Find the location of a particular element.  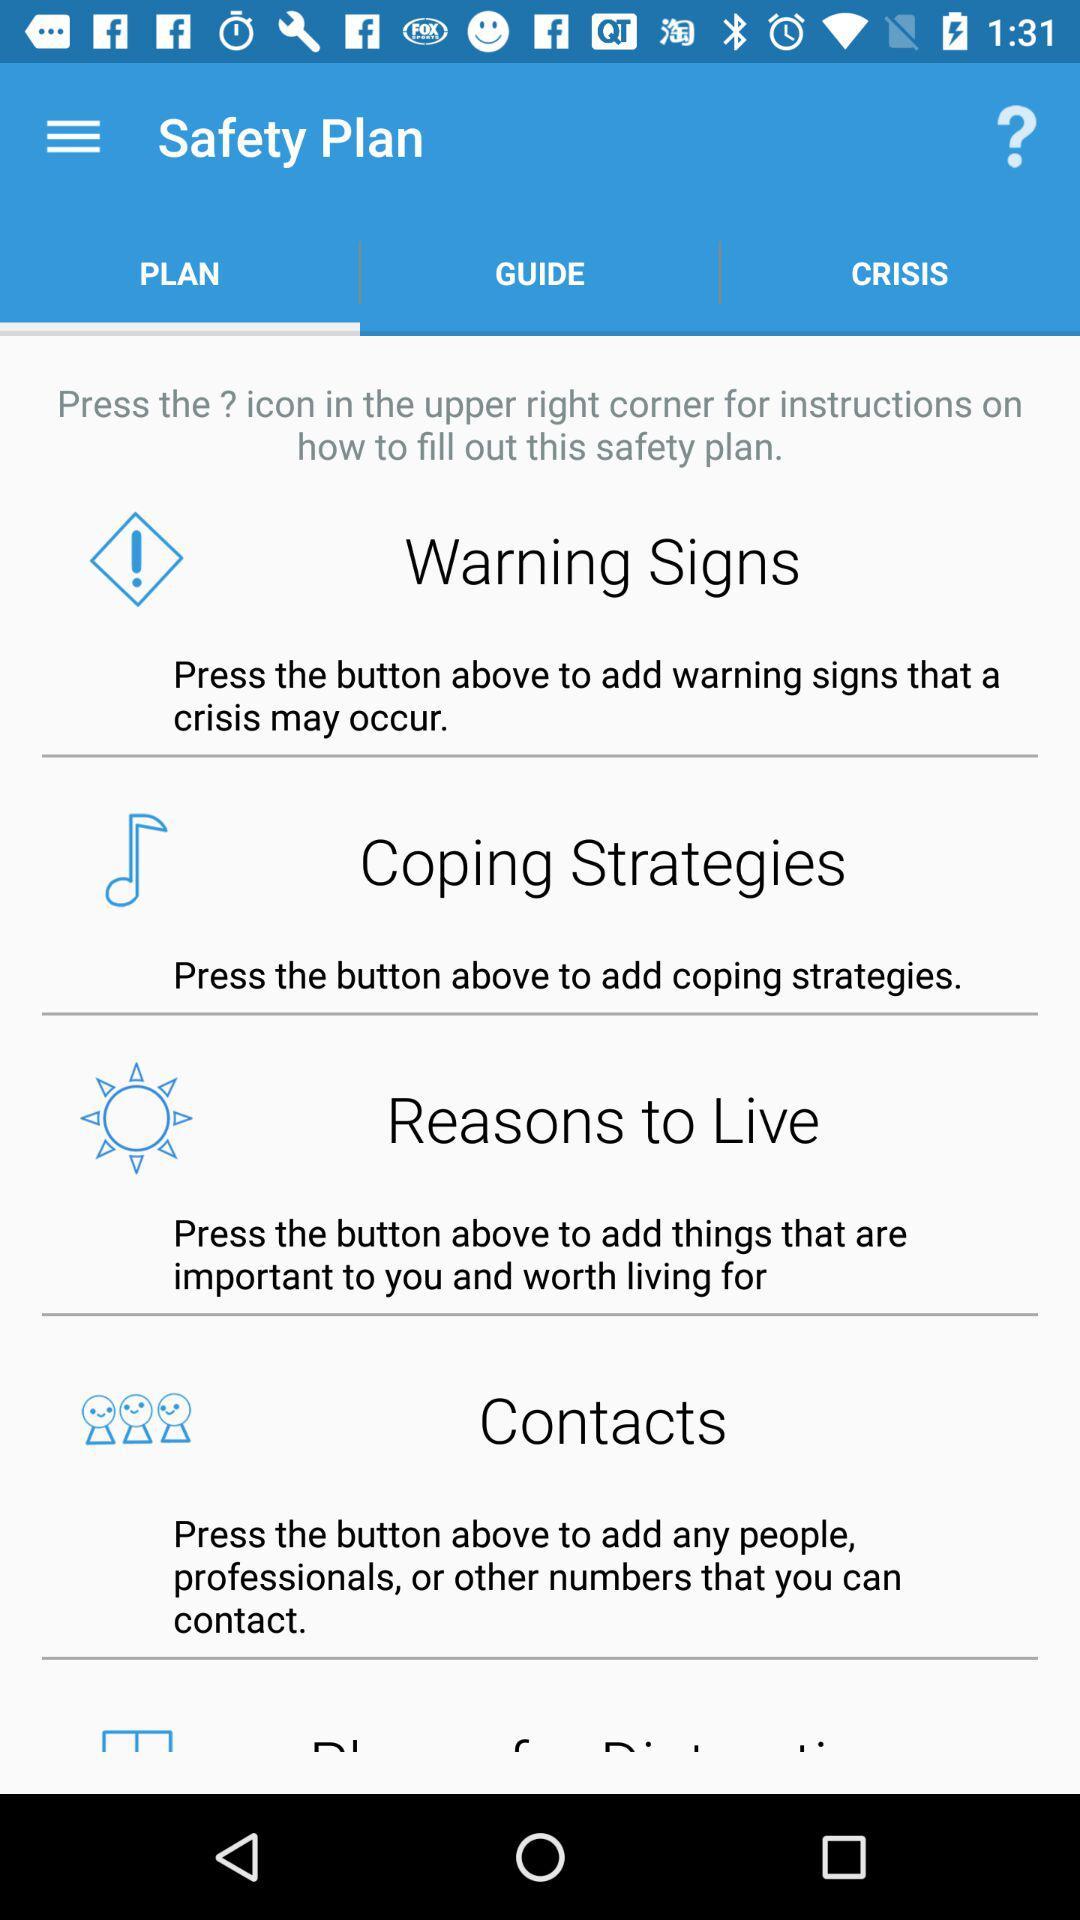

the contacts is located at coordinates (540, 1418).